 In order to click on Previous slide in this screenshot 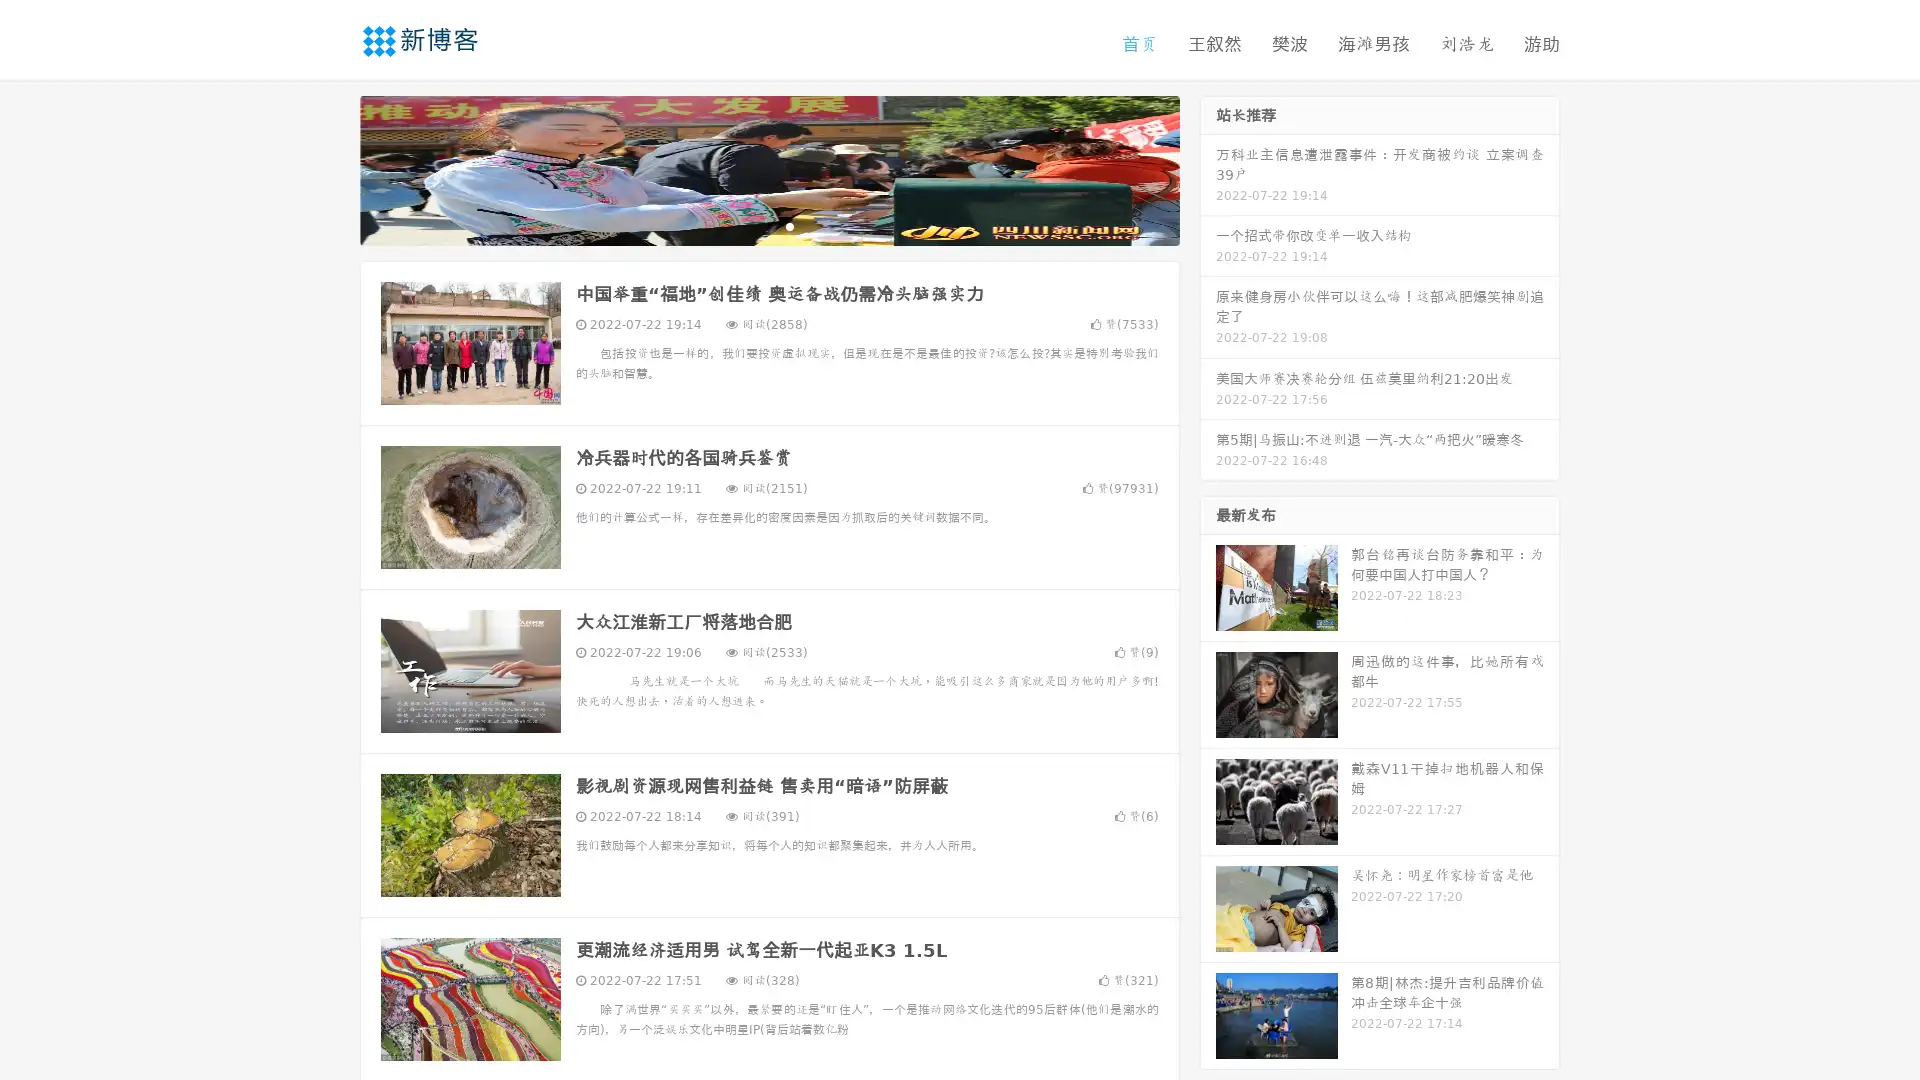, I will do `click(330, 168)`.